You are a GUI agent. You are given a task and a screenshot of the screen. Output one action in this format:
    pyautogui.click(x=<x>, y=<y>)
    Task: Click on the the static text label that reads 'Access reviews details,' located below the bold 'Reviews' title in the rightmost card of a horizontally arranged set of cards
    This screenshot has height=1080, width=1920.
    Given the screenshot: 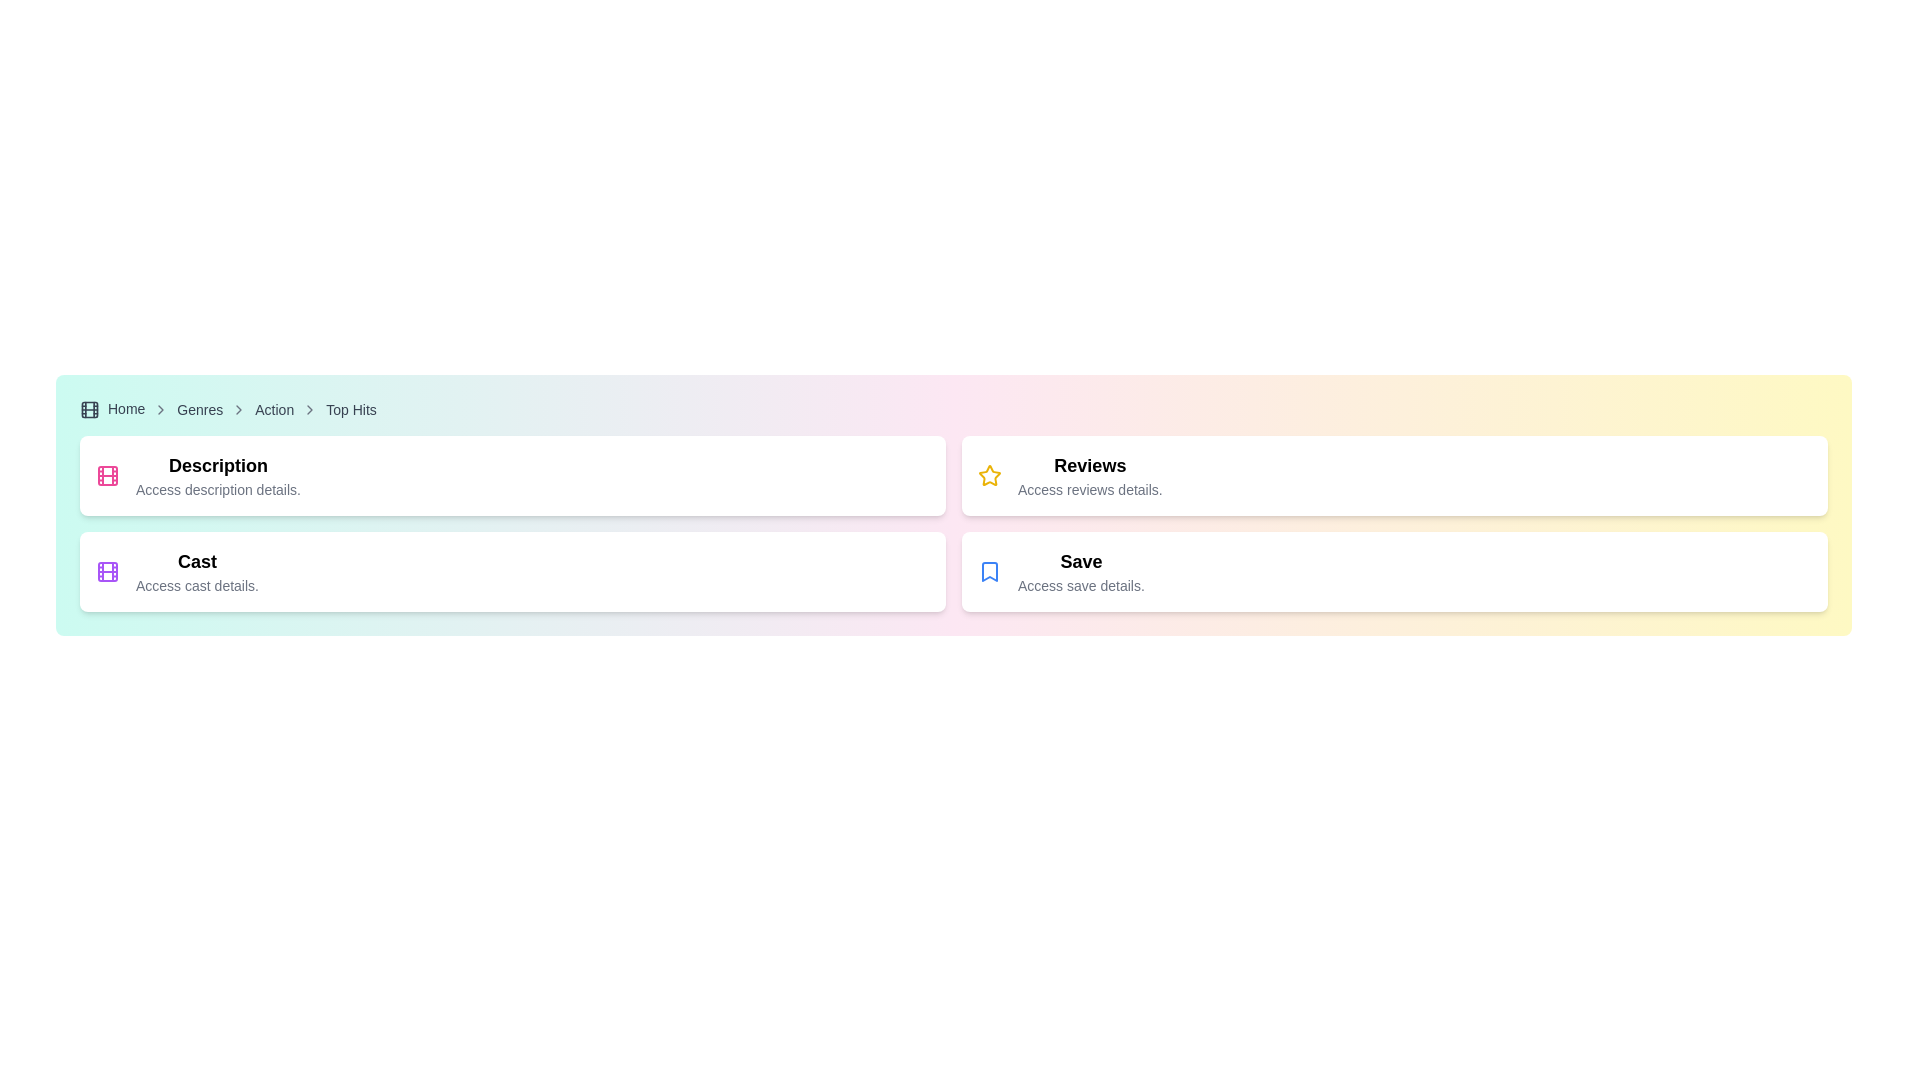 What is the action you would take?
    pyautogui.click(x=1089, y=490)
    